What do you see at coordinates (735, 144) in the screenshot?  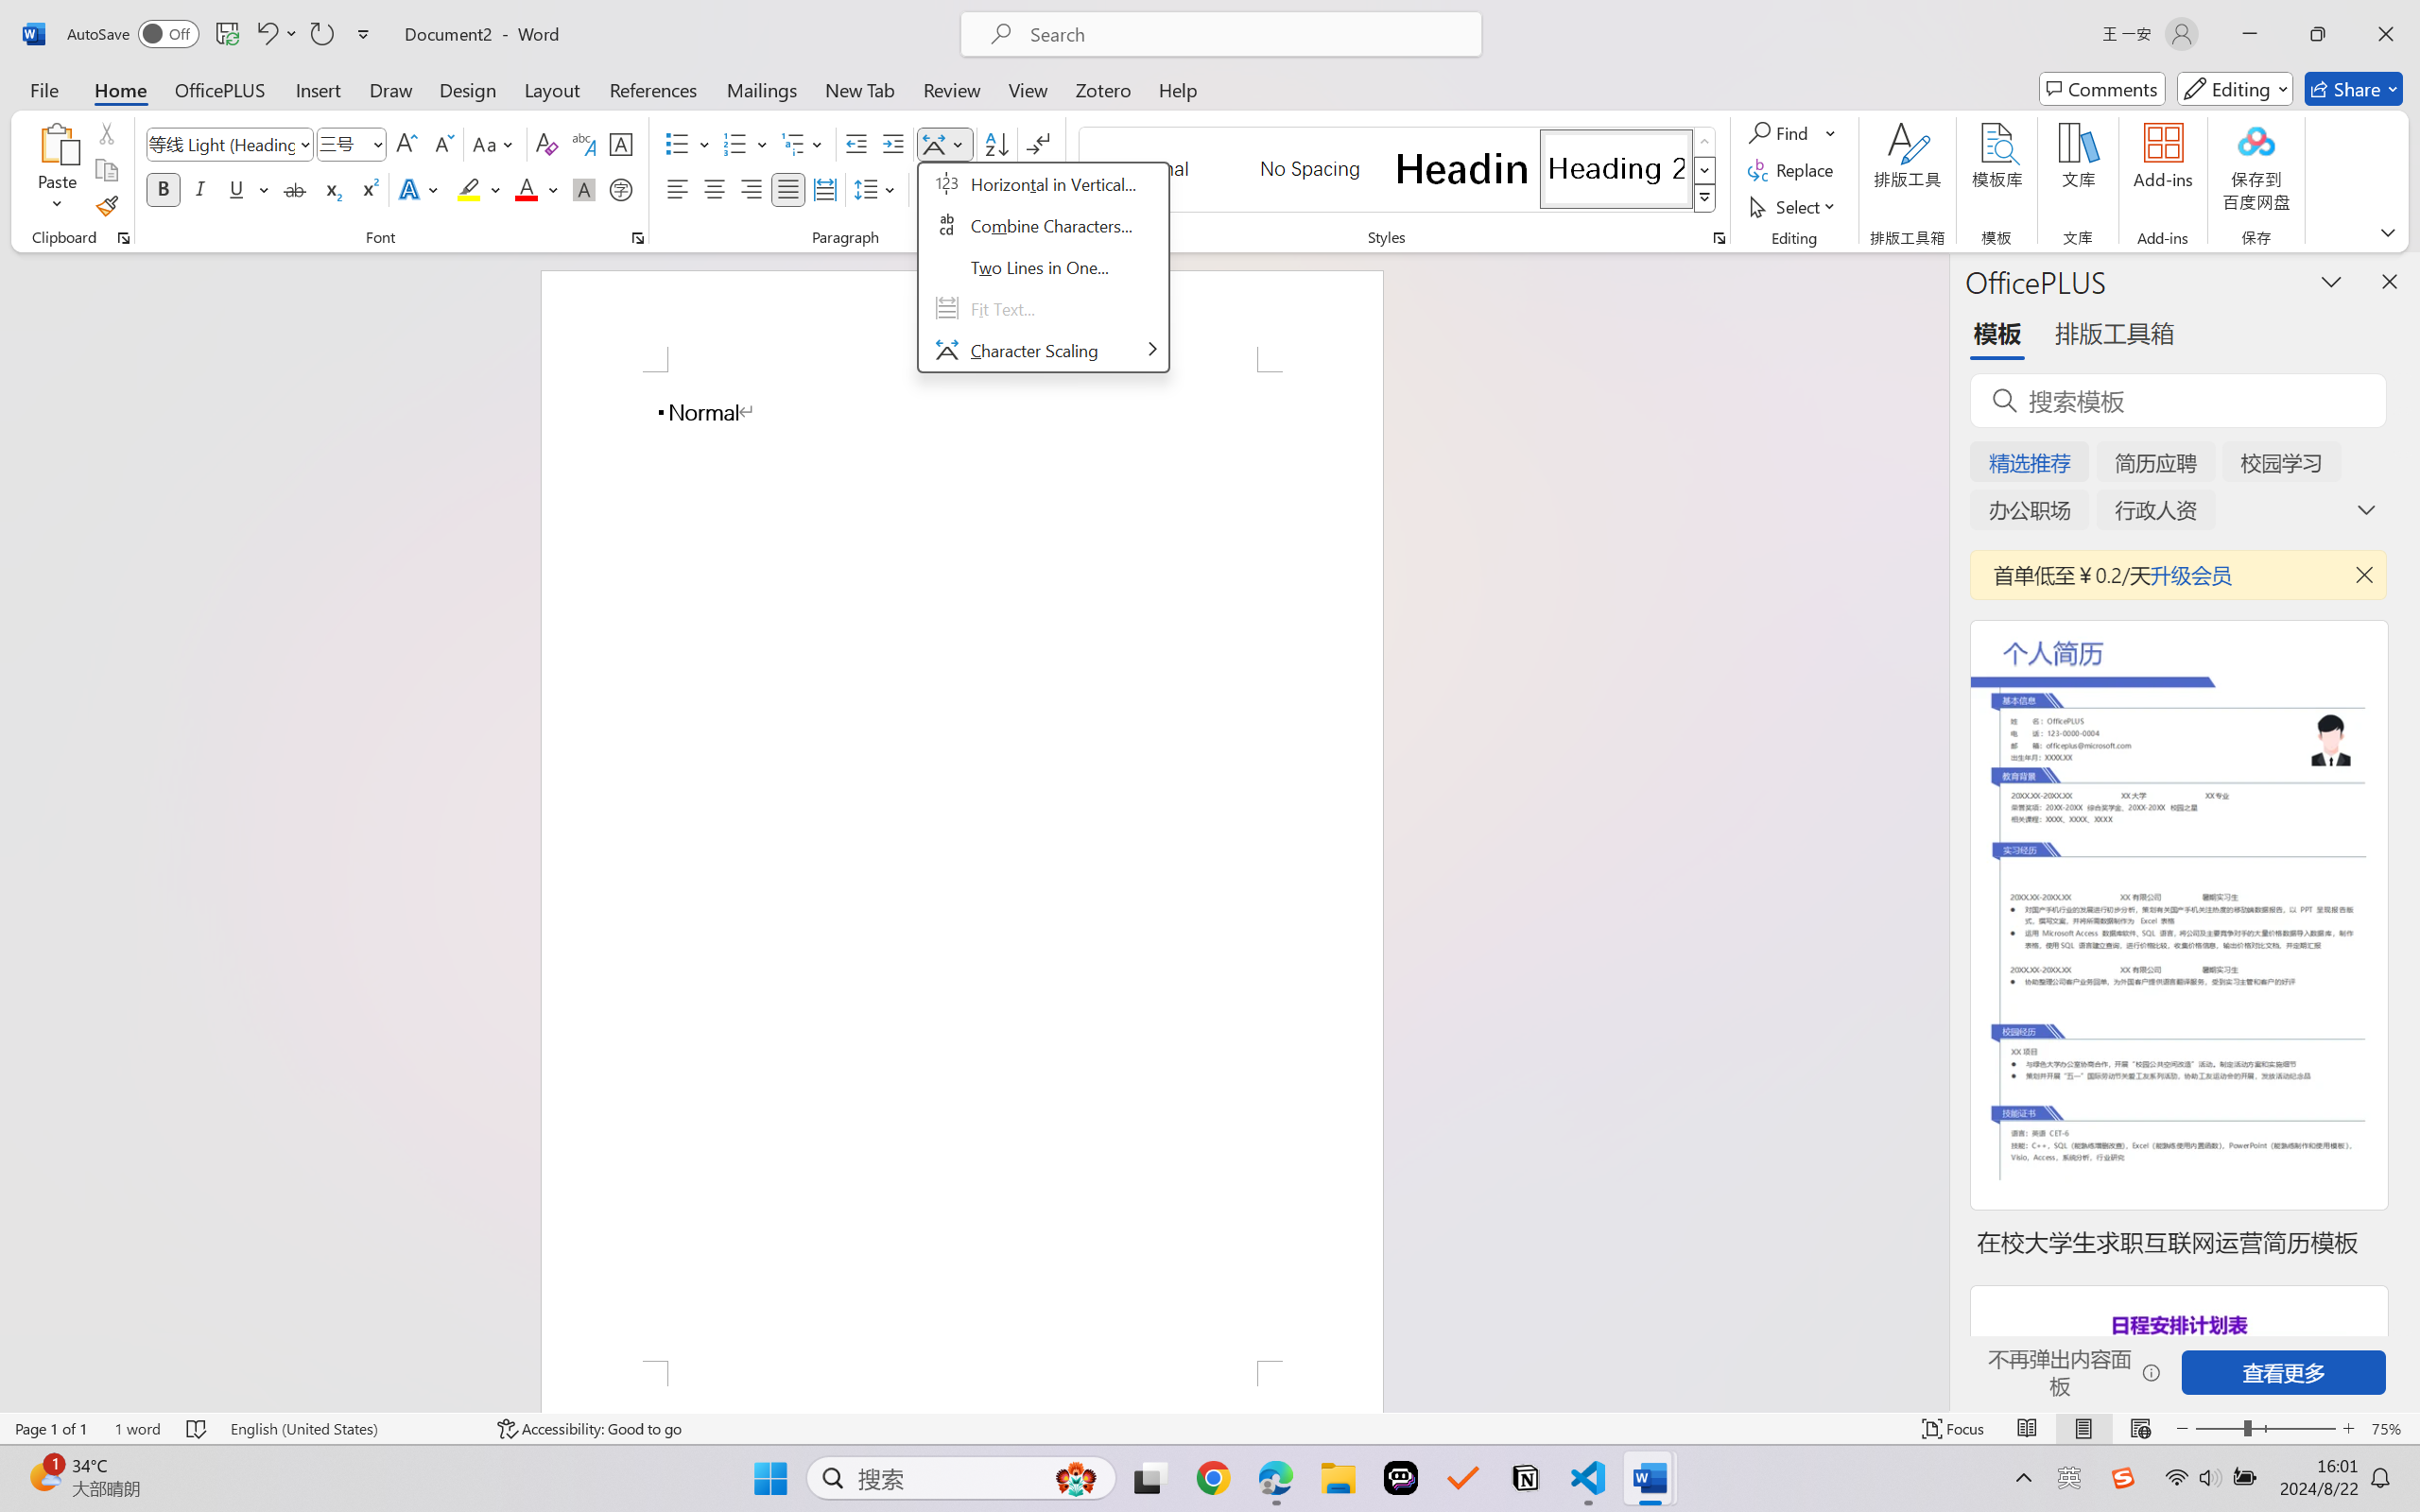 I see `'Numbering'` at bounding box center [735, 144].